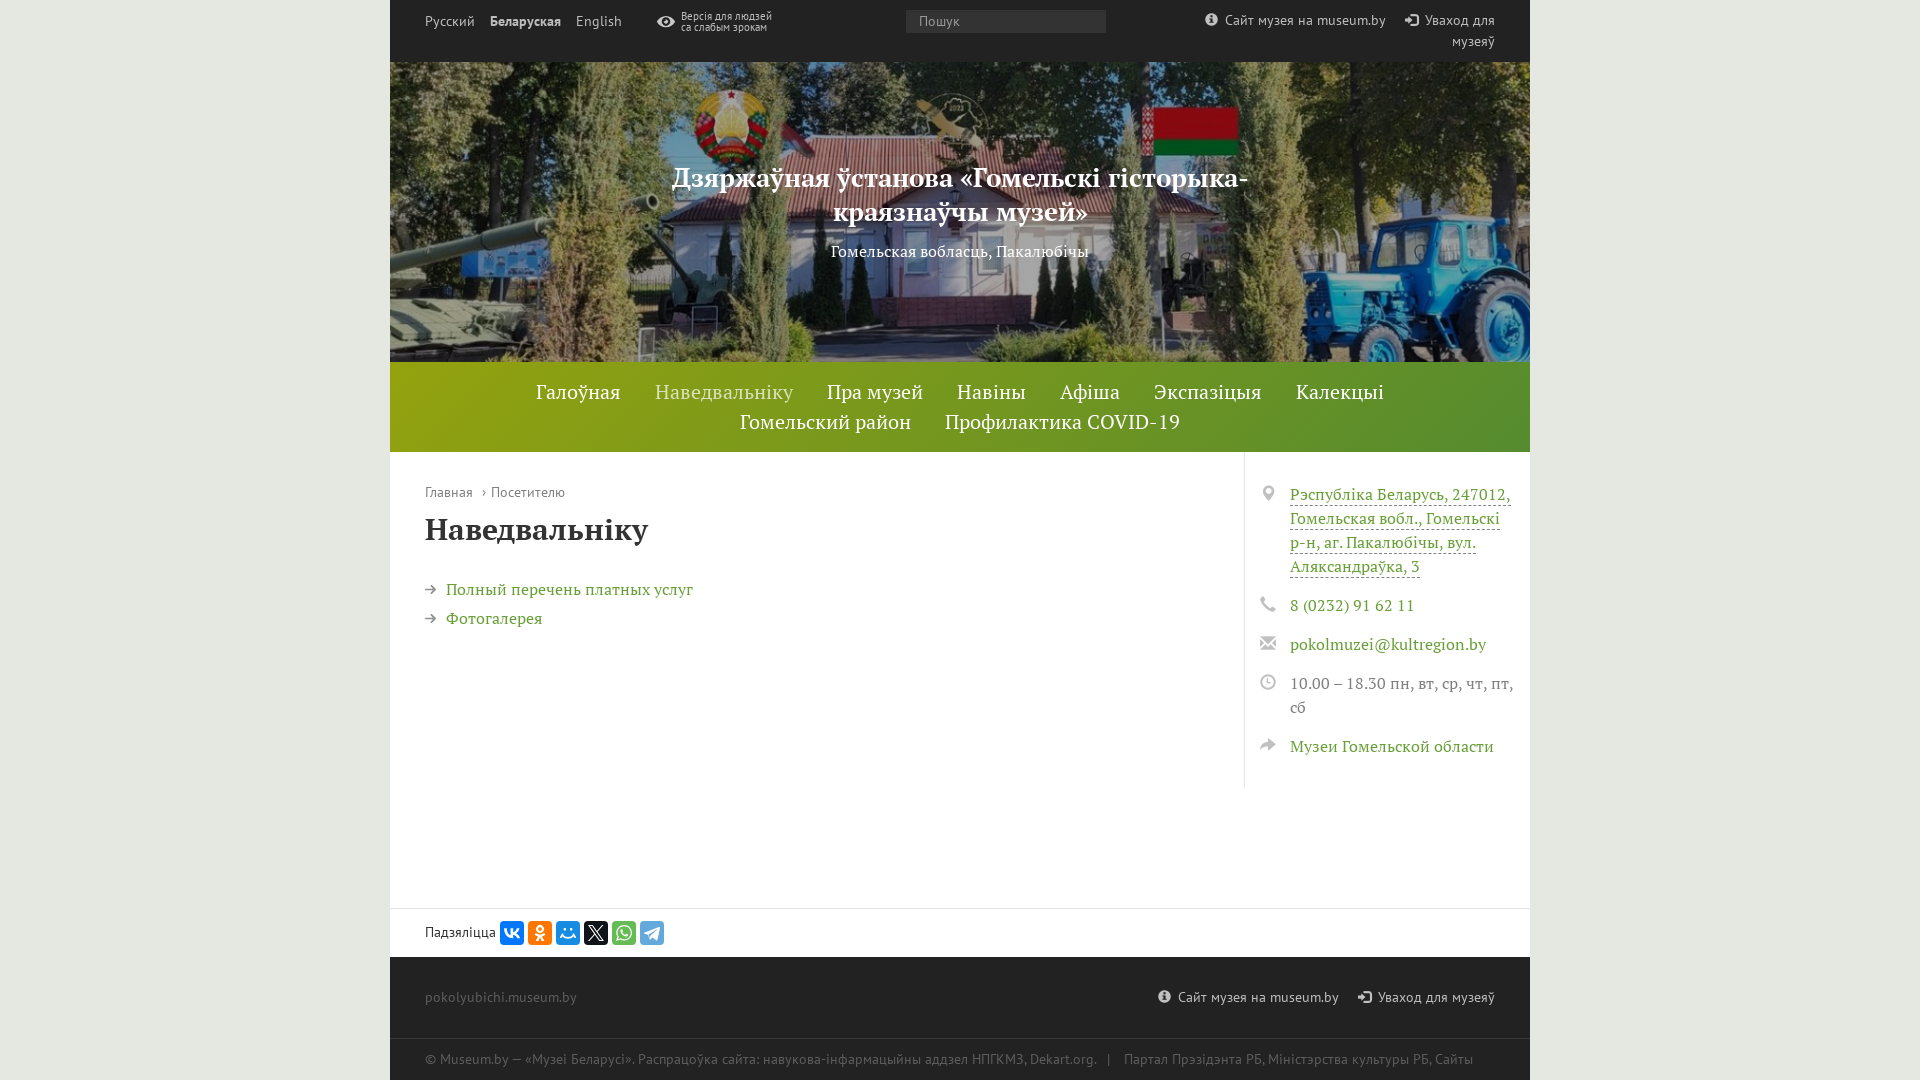 This screenshot has width=1920, height=1080. Describe the element at coordinates (1386, 644) in the screenshot. I see `'pokolmuzei@kultregion.by'` at that location.